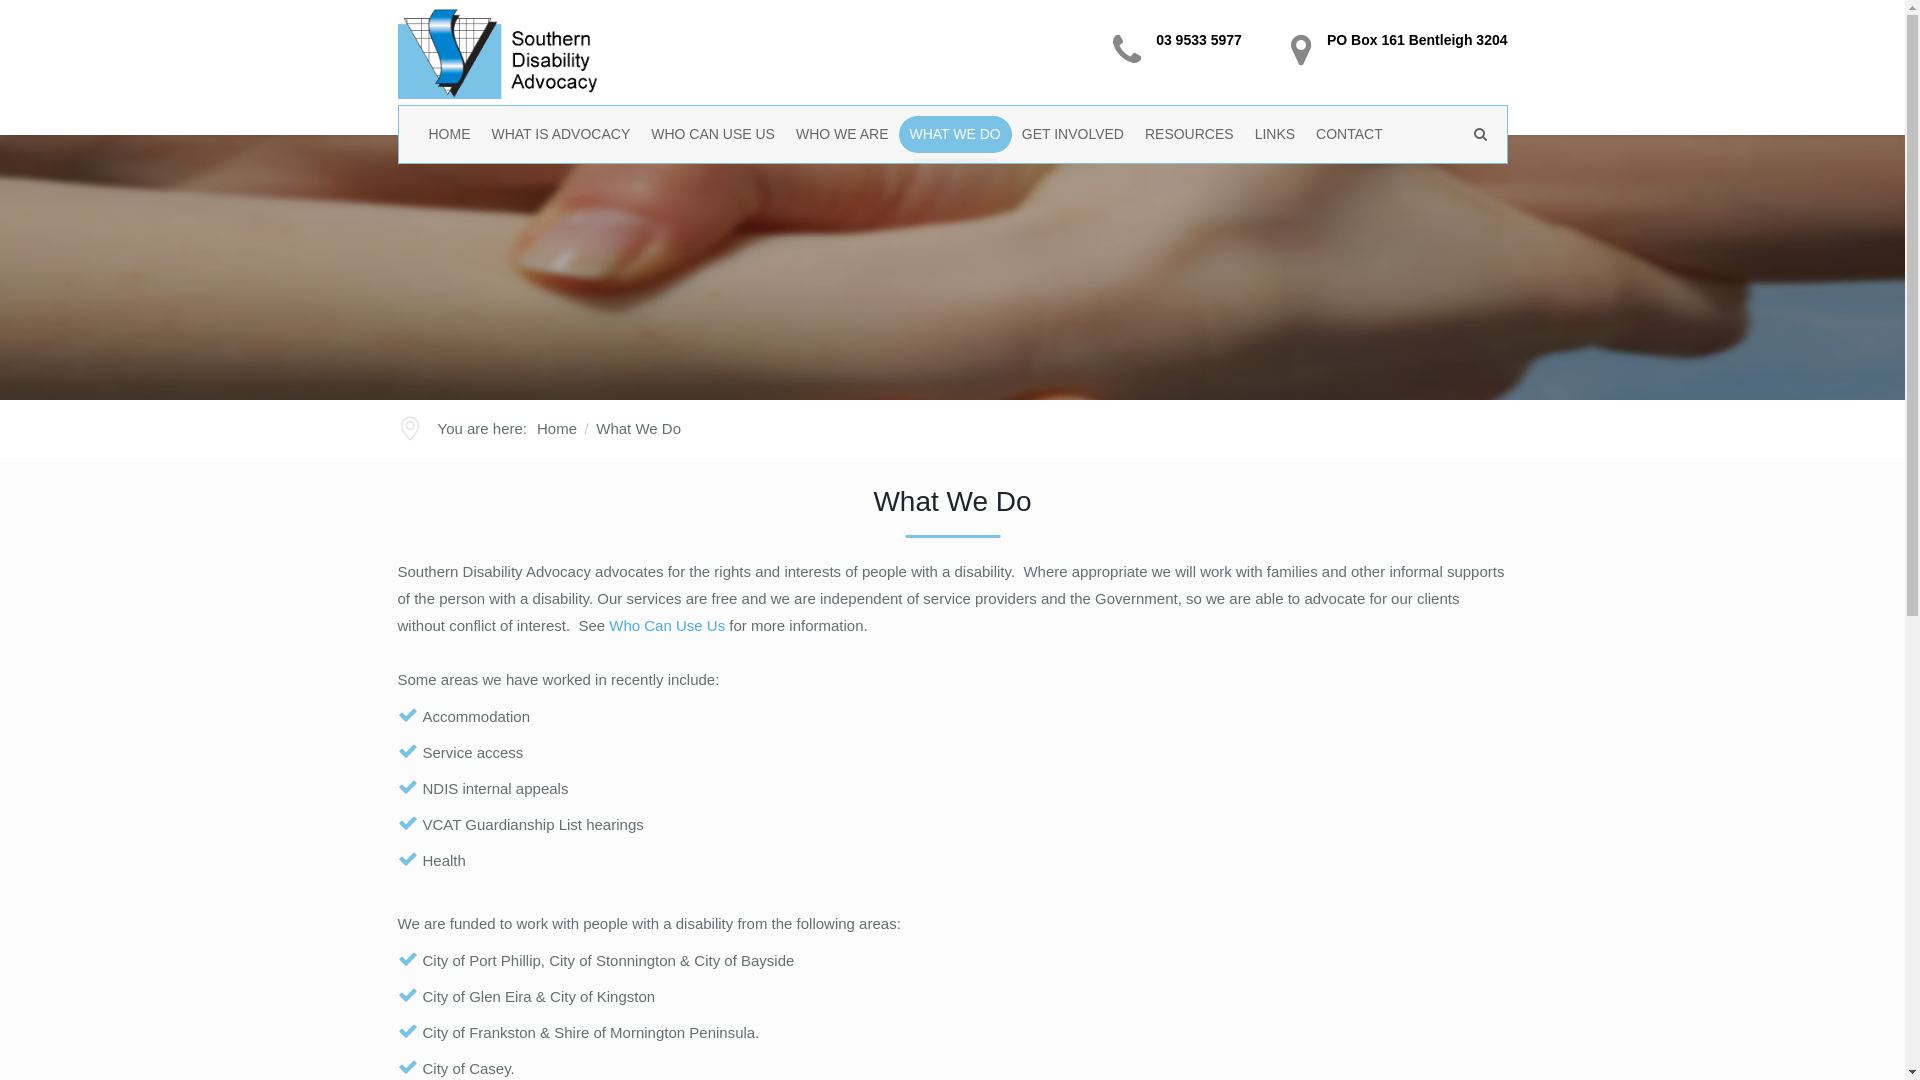 The image size is (1920, 1080). Describe the element at coordinates (1349, 134) in the screenshot. I see `'CONTACT'` at that location.